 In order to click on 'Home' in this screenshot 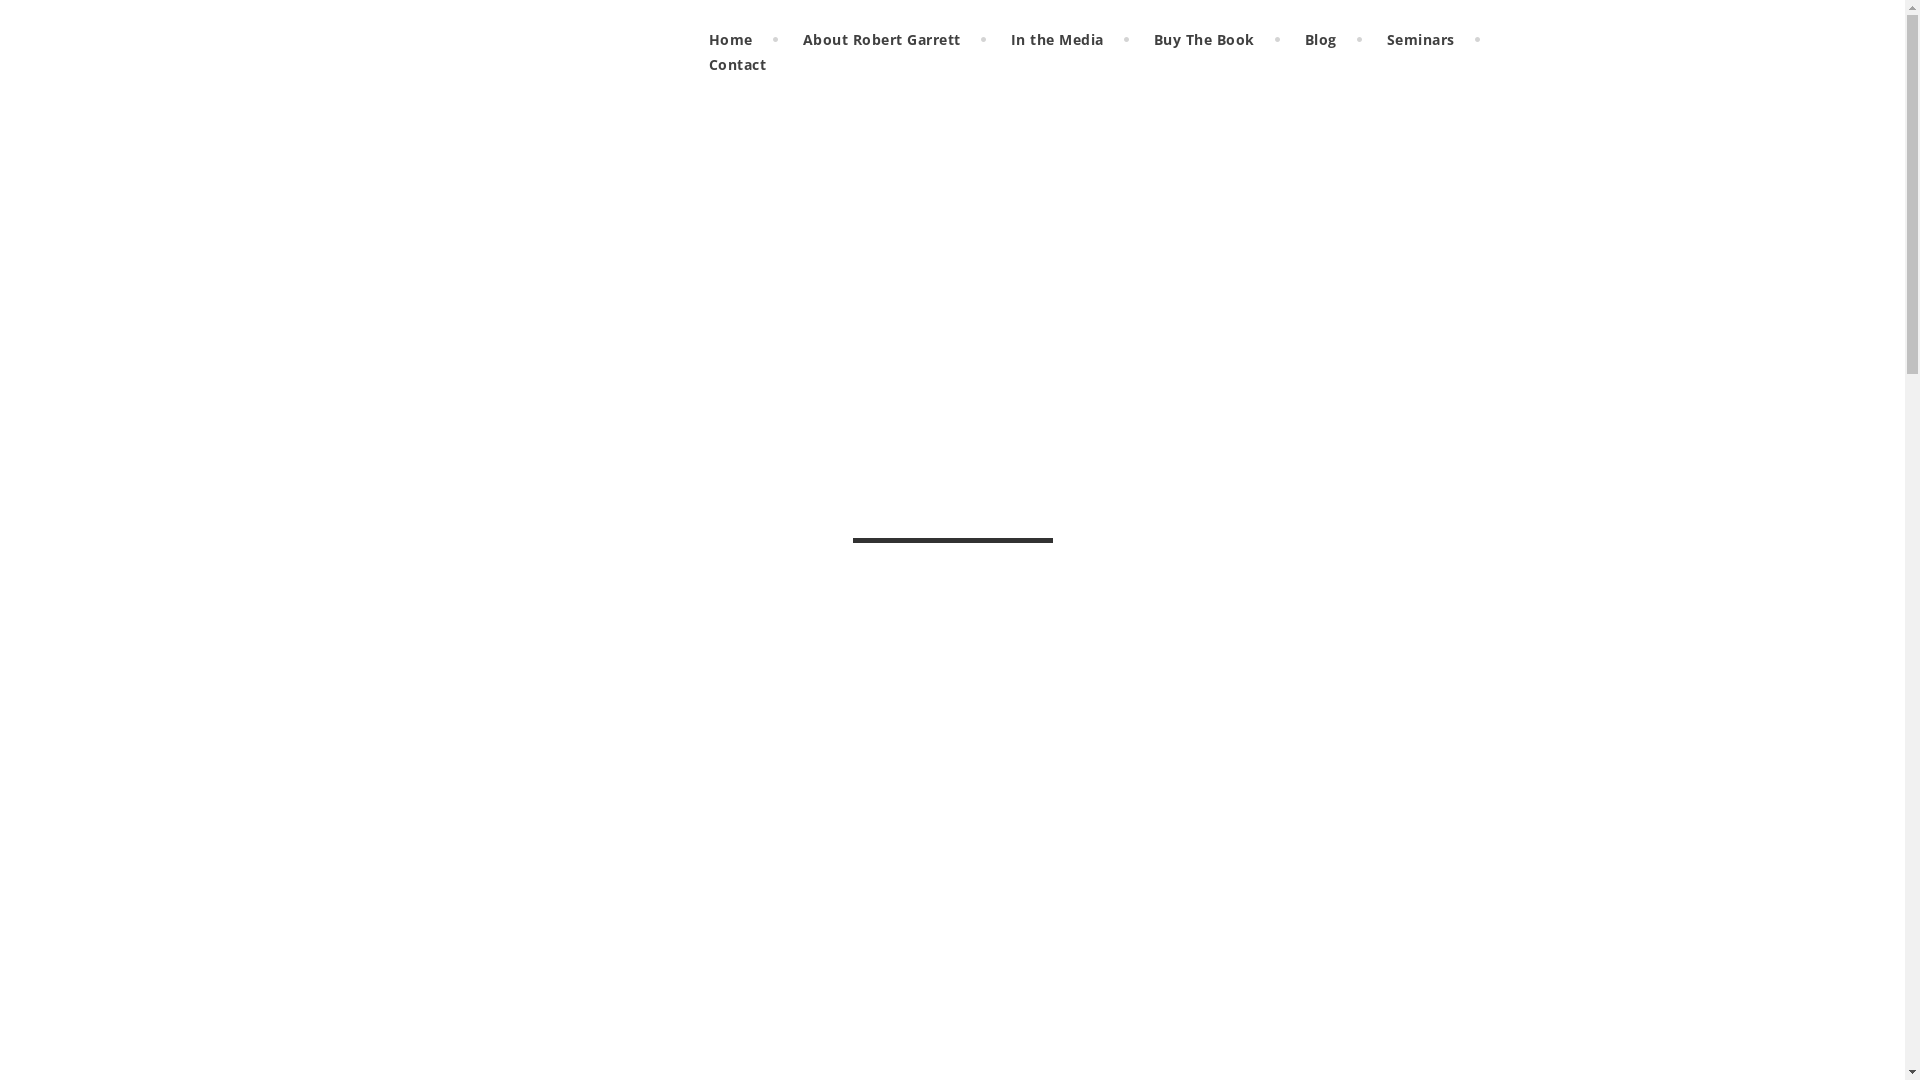, I will do `click(694, 39)`.